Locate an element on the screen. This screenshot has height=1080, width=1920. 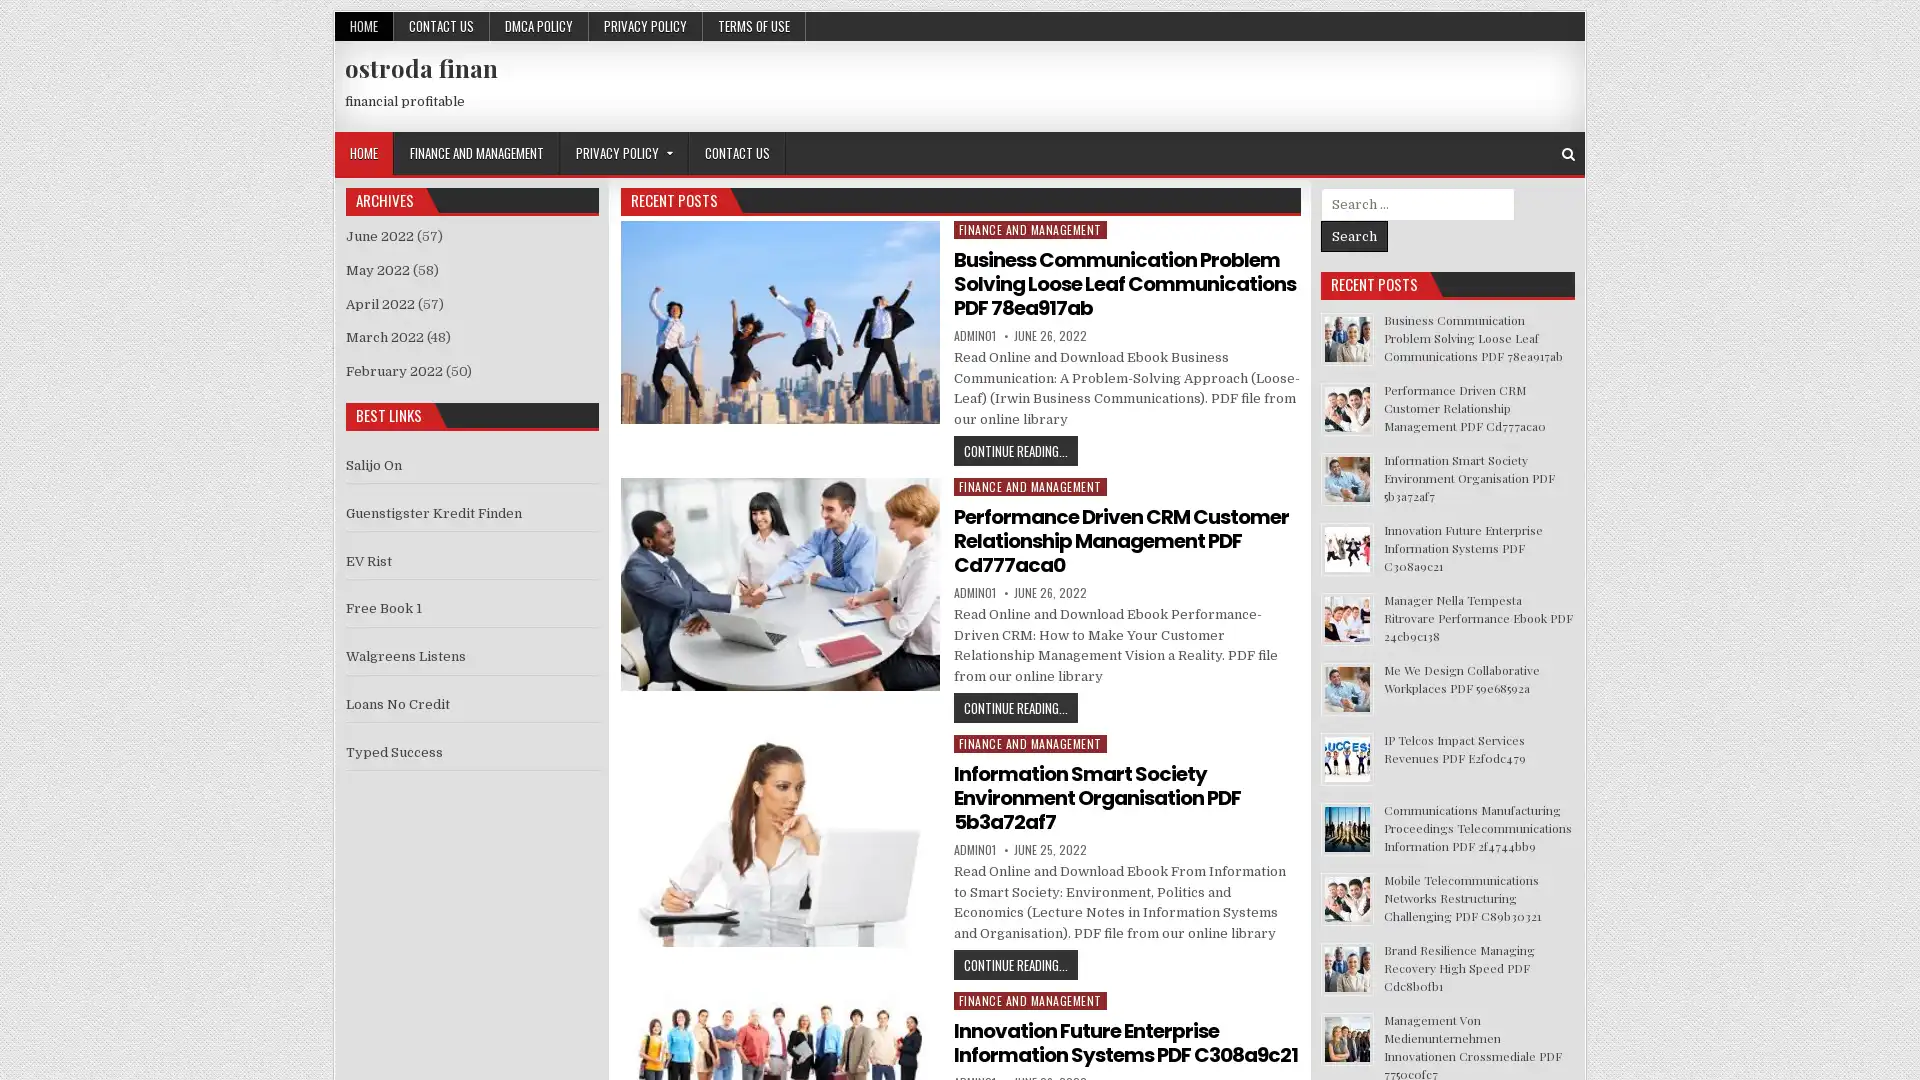
Search is located at coordinates (1354, 235).